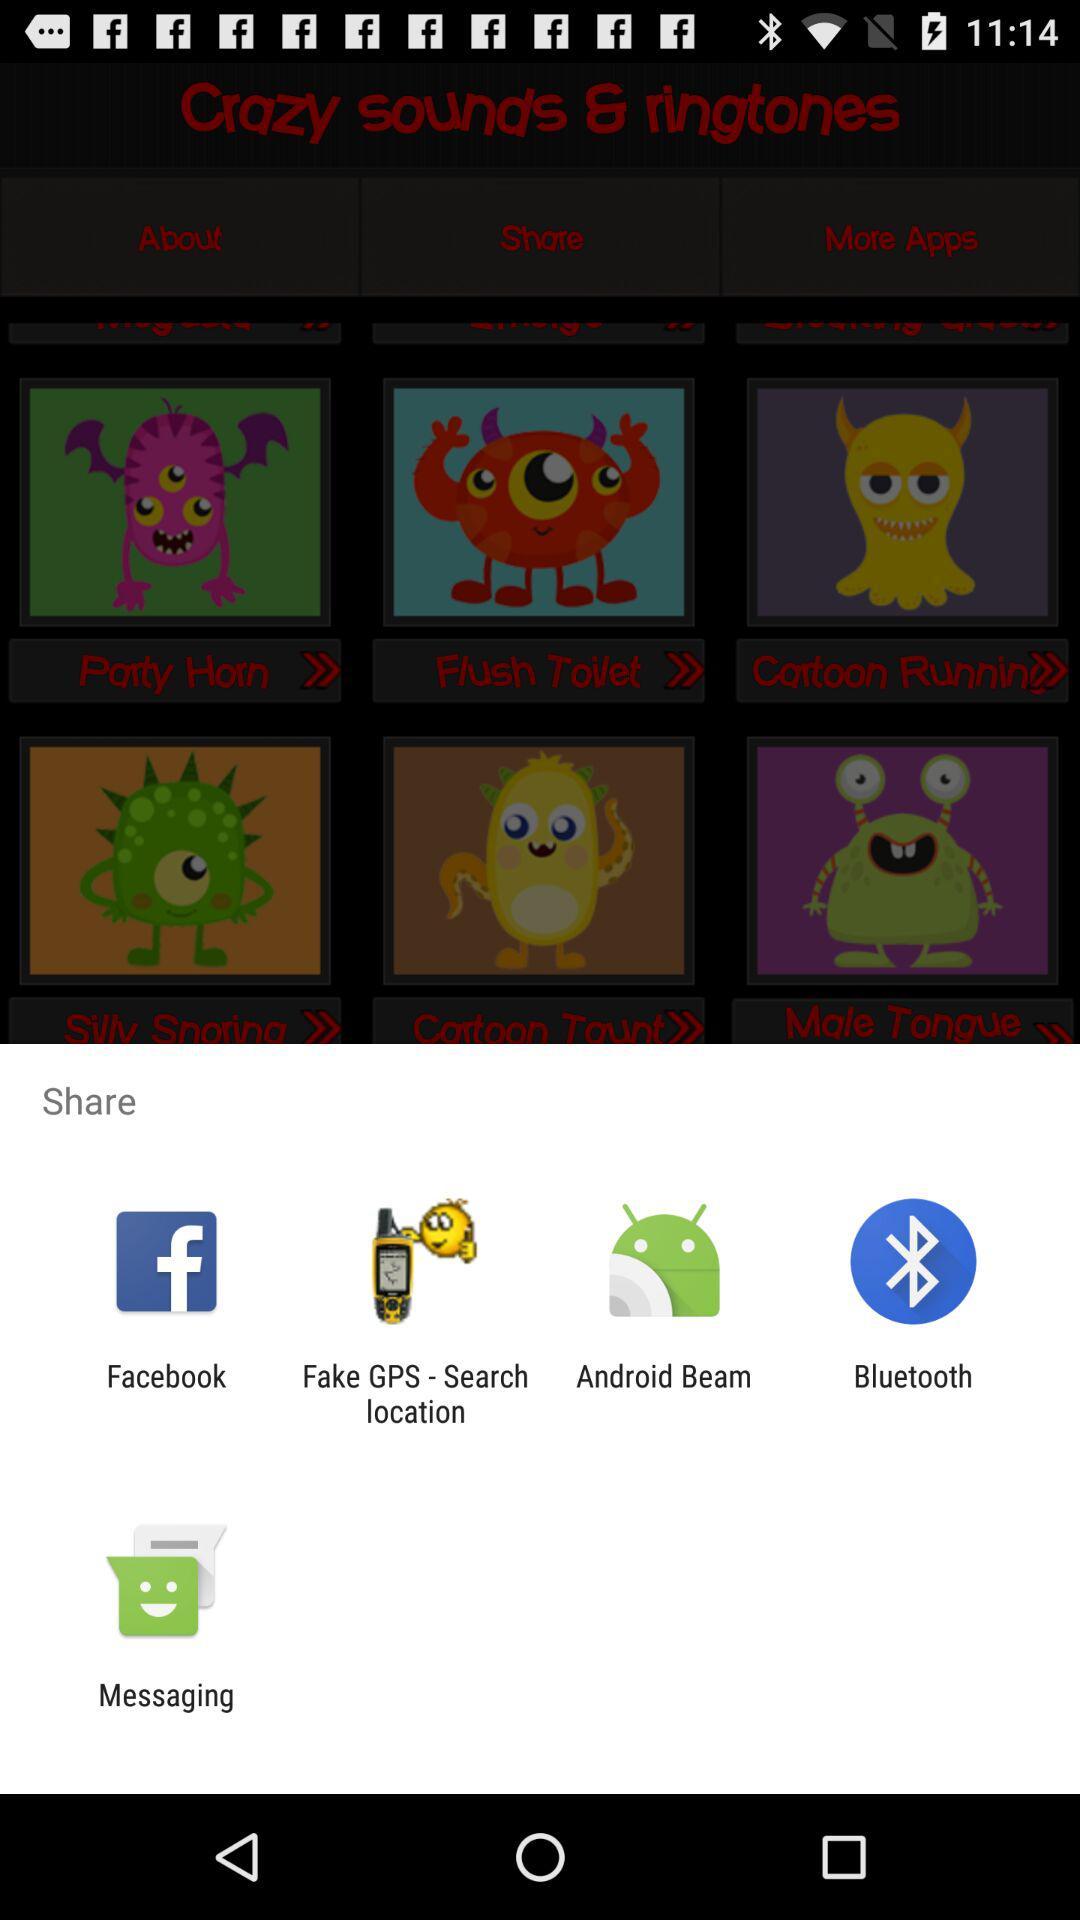 Image resolution: width=1080 pixels, height=1920 pixels. What do you see at coordinates (414, 1392) in the screenshot?
I see `item to the left of android beam item` at bounding box center [414, 1392].